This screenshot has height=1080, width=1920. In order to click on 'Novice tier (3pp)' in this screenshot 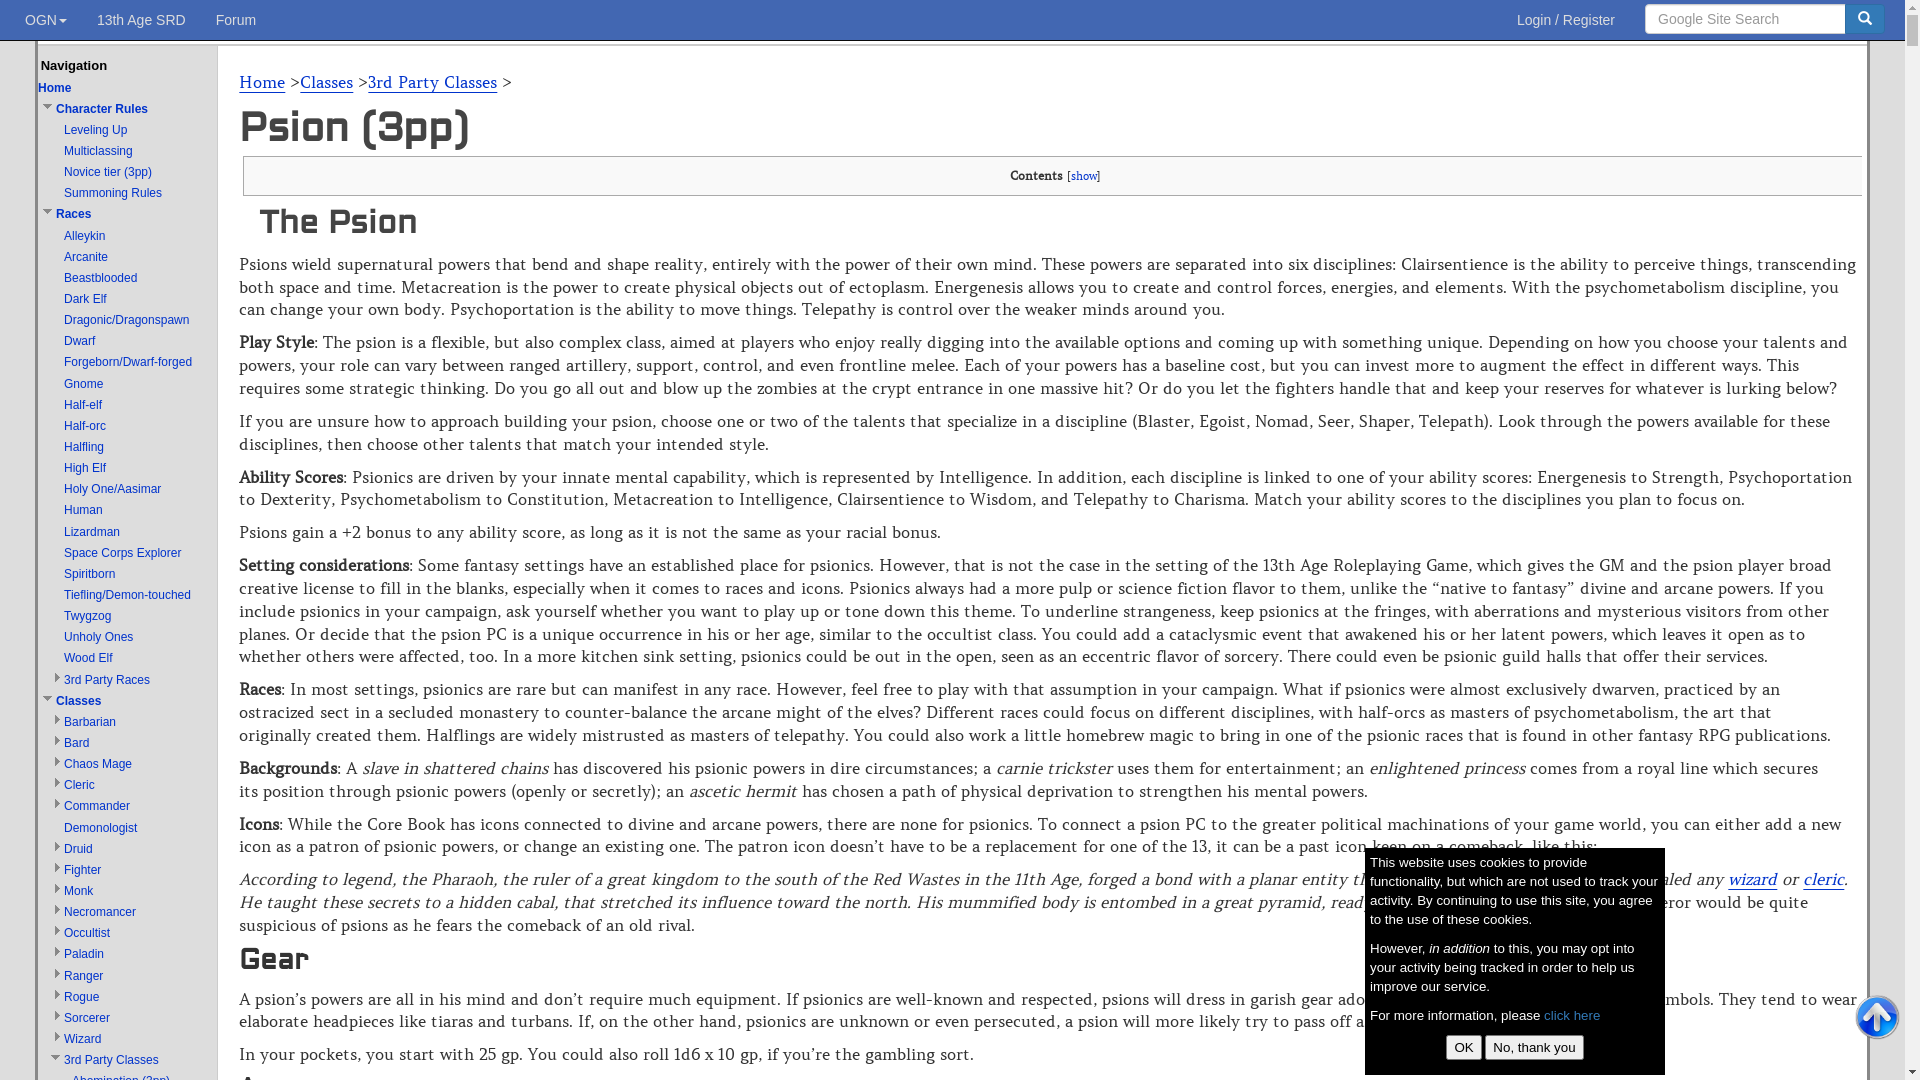, I will do `click(106, 171)`.